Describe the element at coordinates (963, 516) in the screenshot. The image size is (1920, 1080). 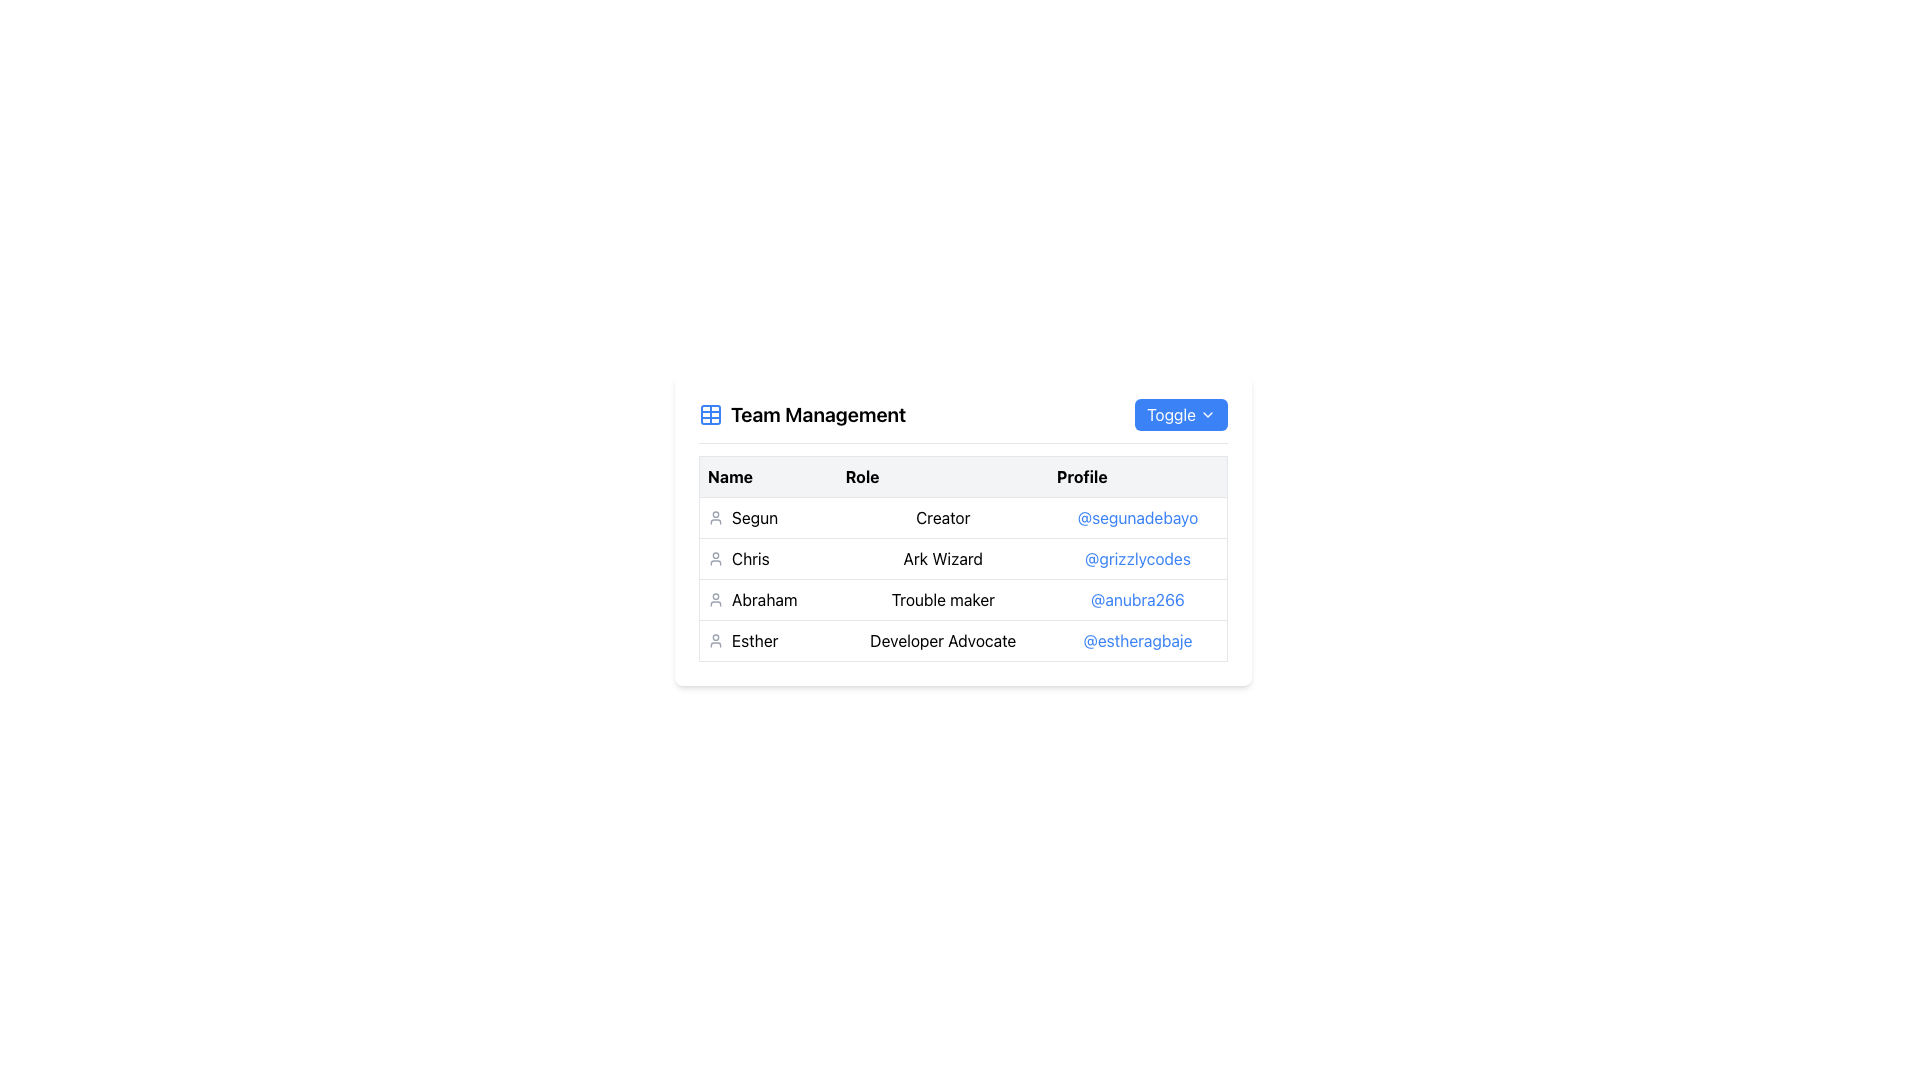
I see `text from the 'Creator' label in the 'Role' column of the second row in the 'Team Management' table, which is positioned between 'Segun' and '@segunadebayo'` at that location.